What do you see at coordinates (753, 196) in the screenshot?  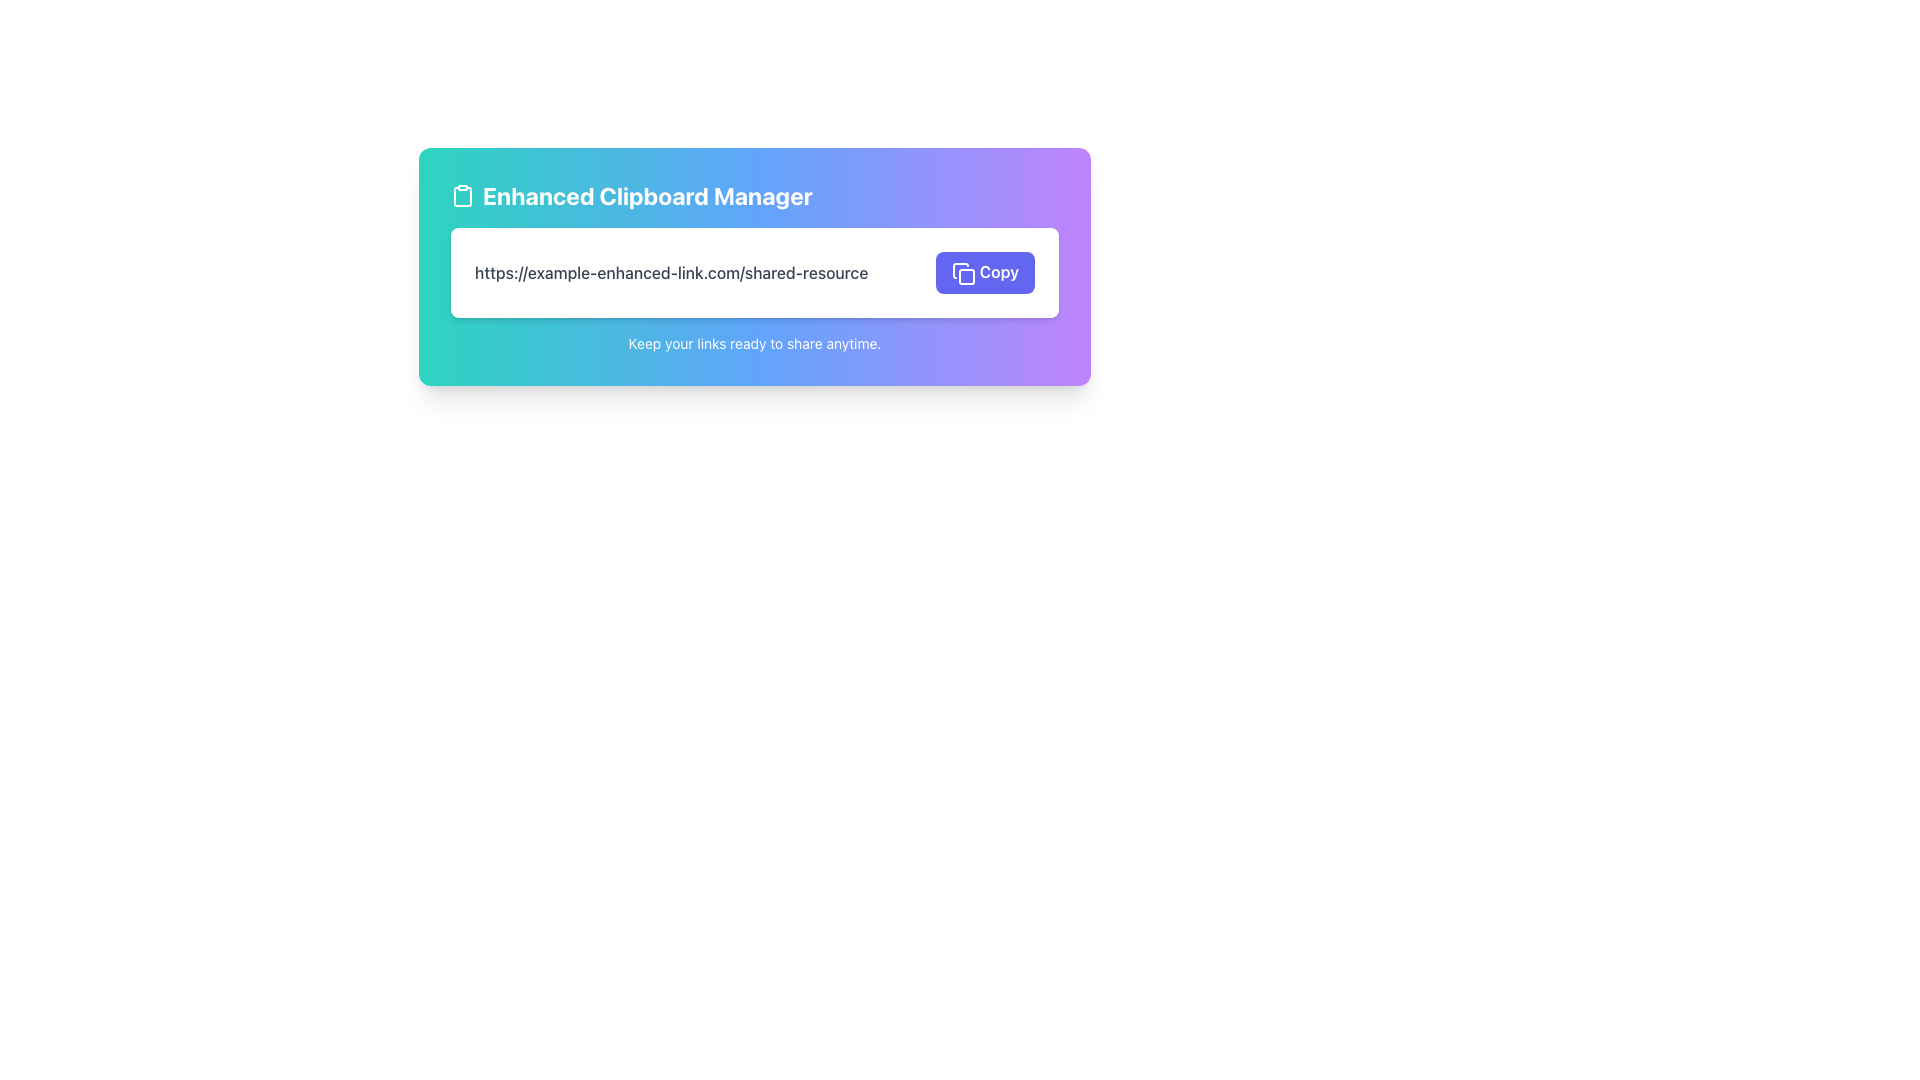 I see `the Header titled 'Enhanced Clipboard Manager' with an icon resembling a clipboard, which is visually styled with a gradient background` at bounding box center [753, 196].